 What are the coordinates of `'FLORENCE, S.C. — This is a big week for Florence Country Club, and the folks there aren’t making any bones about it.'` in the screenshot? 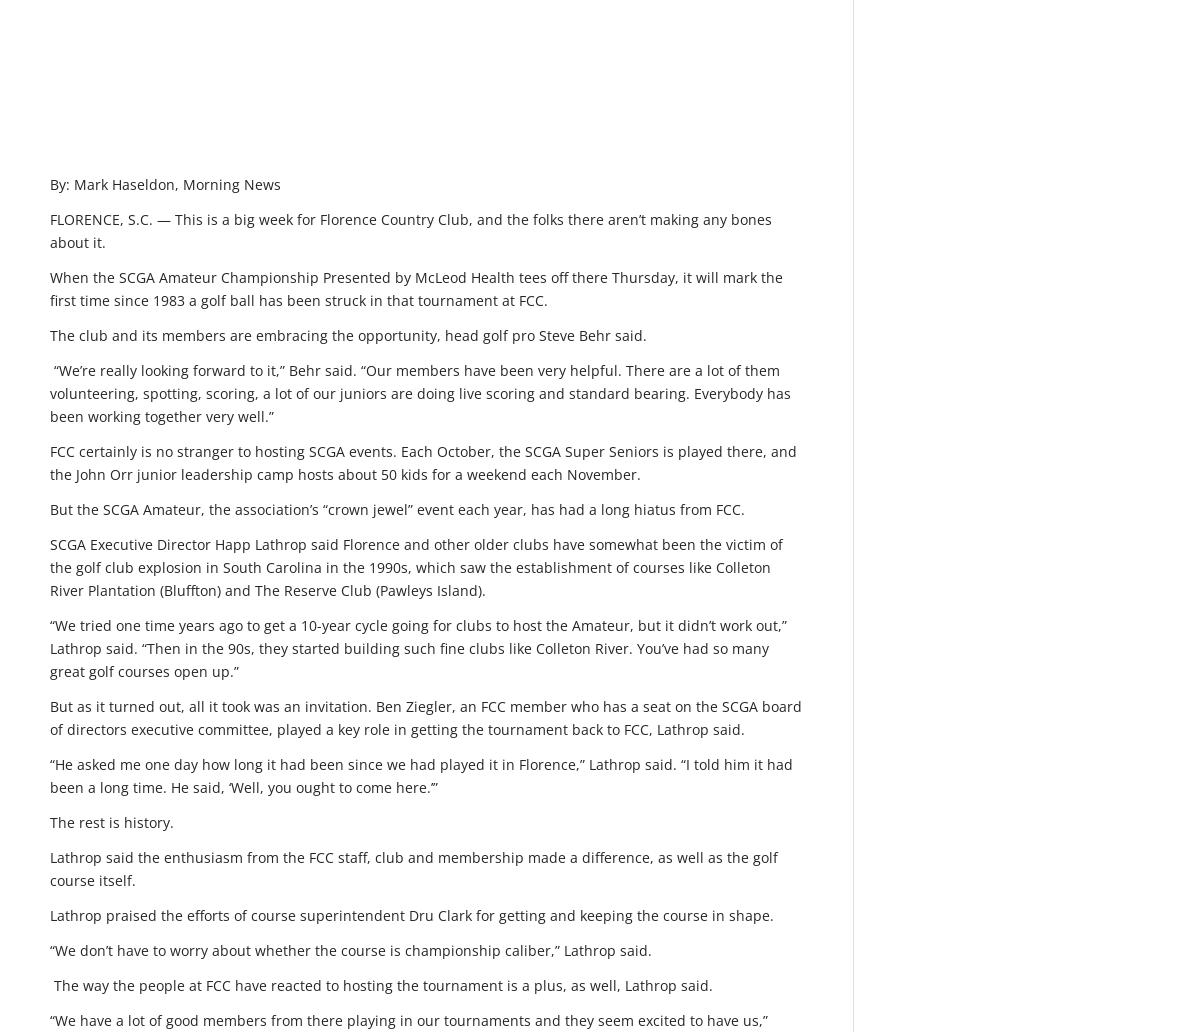 It's located at (411, 229).